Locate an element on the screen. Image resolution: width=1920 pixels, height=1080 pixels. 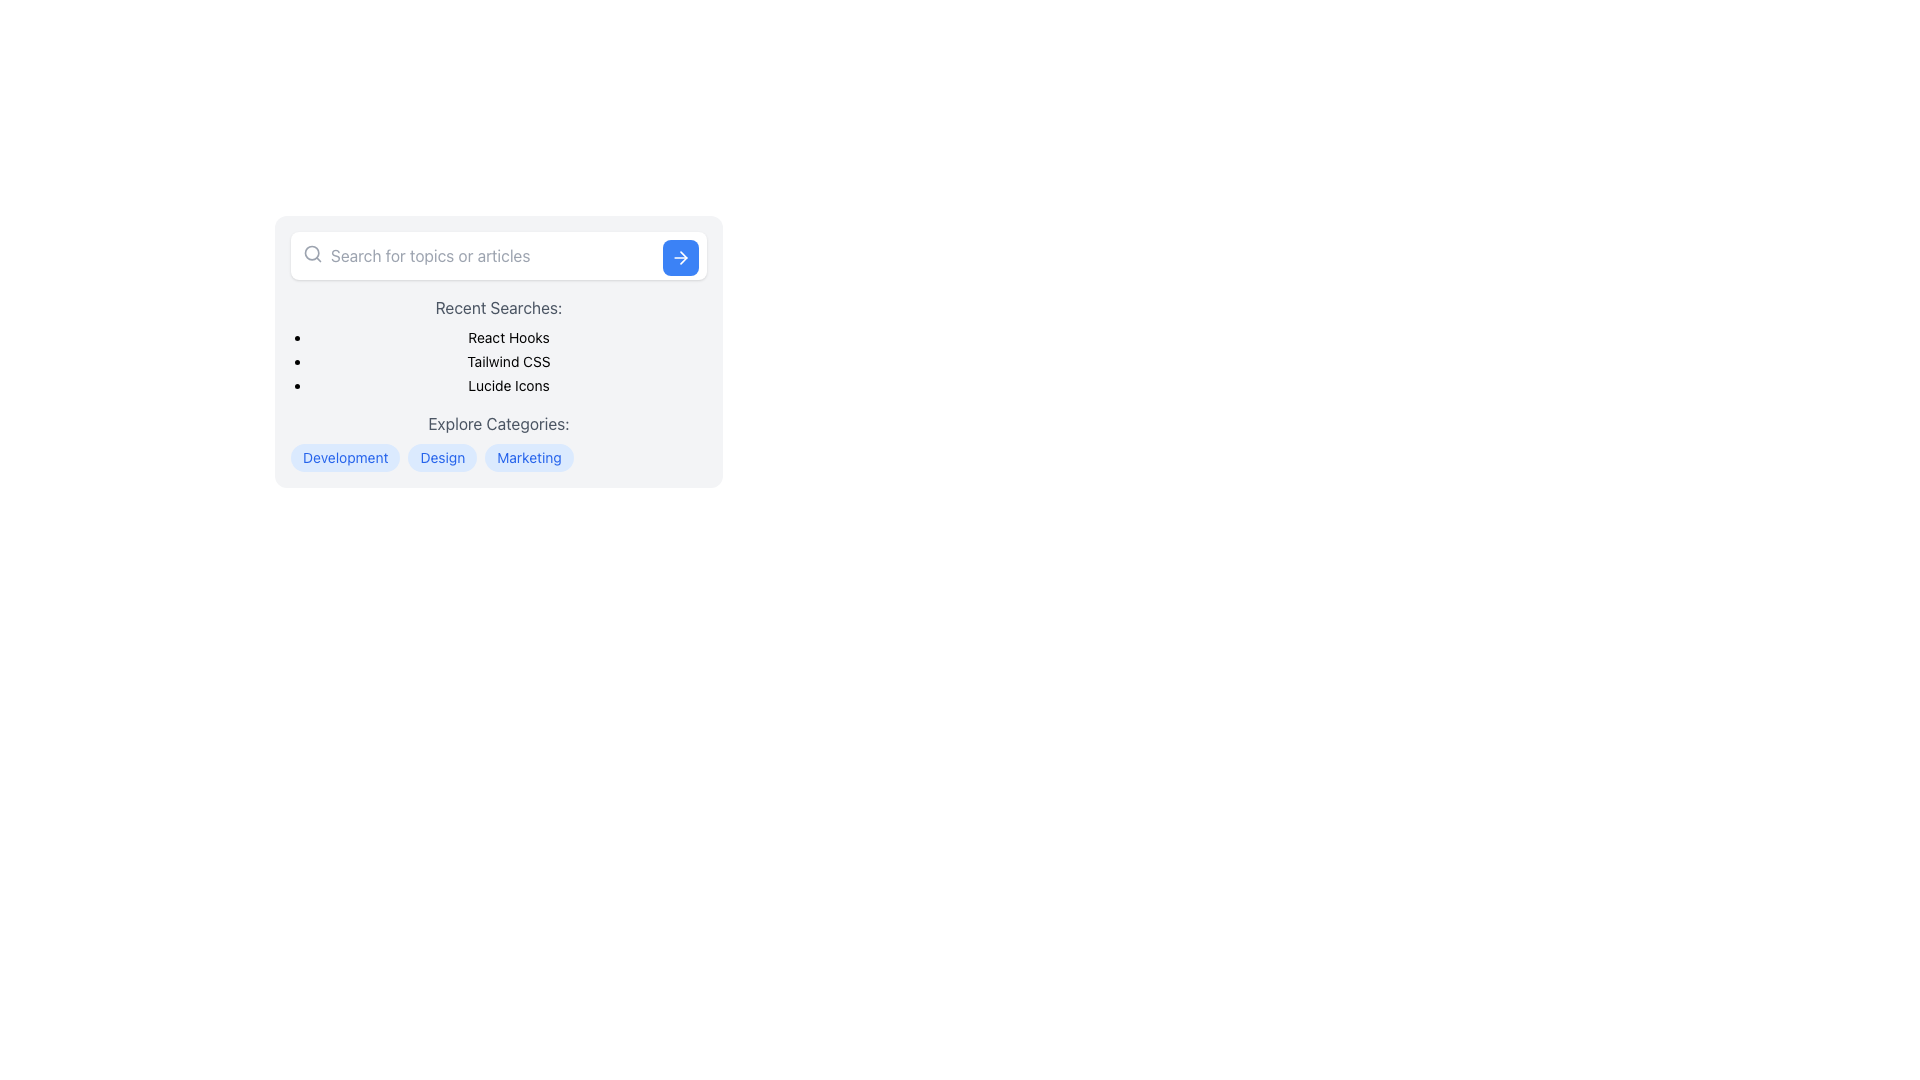
the circular graphic within the SVG icon that represents the search feature, located in the top-left corner of the search bar is located at coordinates (311, 252).